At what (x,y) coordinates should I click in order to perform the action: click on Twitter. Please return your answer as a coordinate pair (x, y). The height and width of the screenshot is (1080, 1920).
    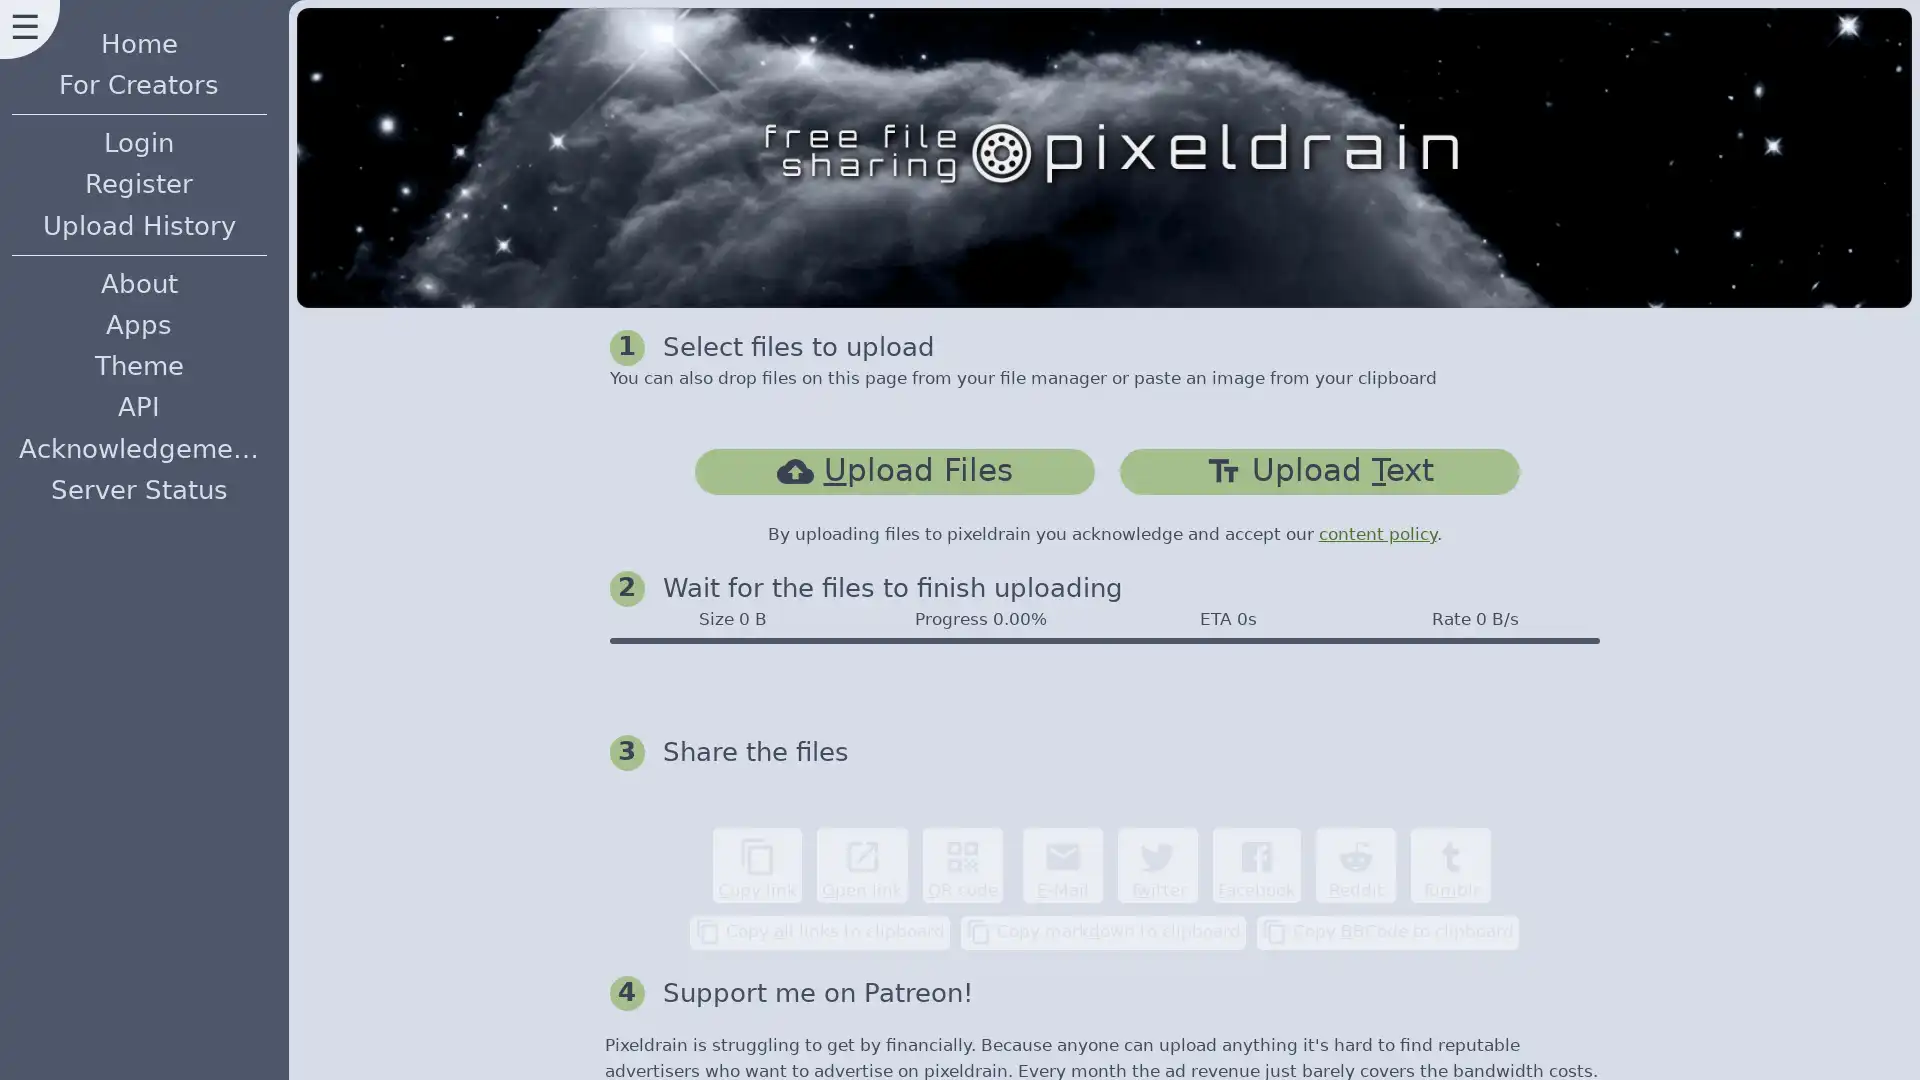
    Looking at the image, I should click on (1157, 864).